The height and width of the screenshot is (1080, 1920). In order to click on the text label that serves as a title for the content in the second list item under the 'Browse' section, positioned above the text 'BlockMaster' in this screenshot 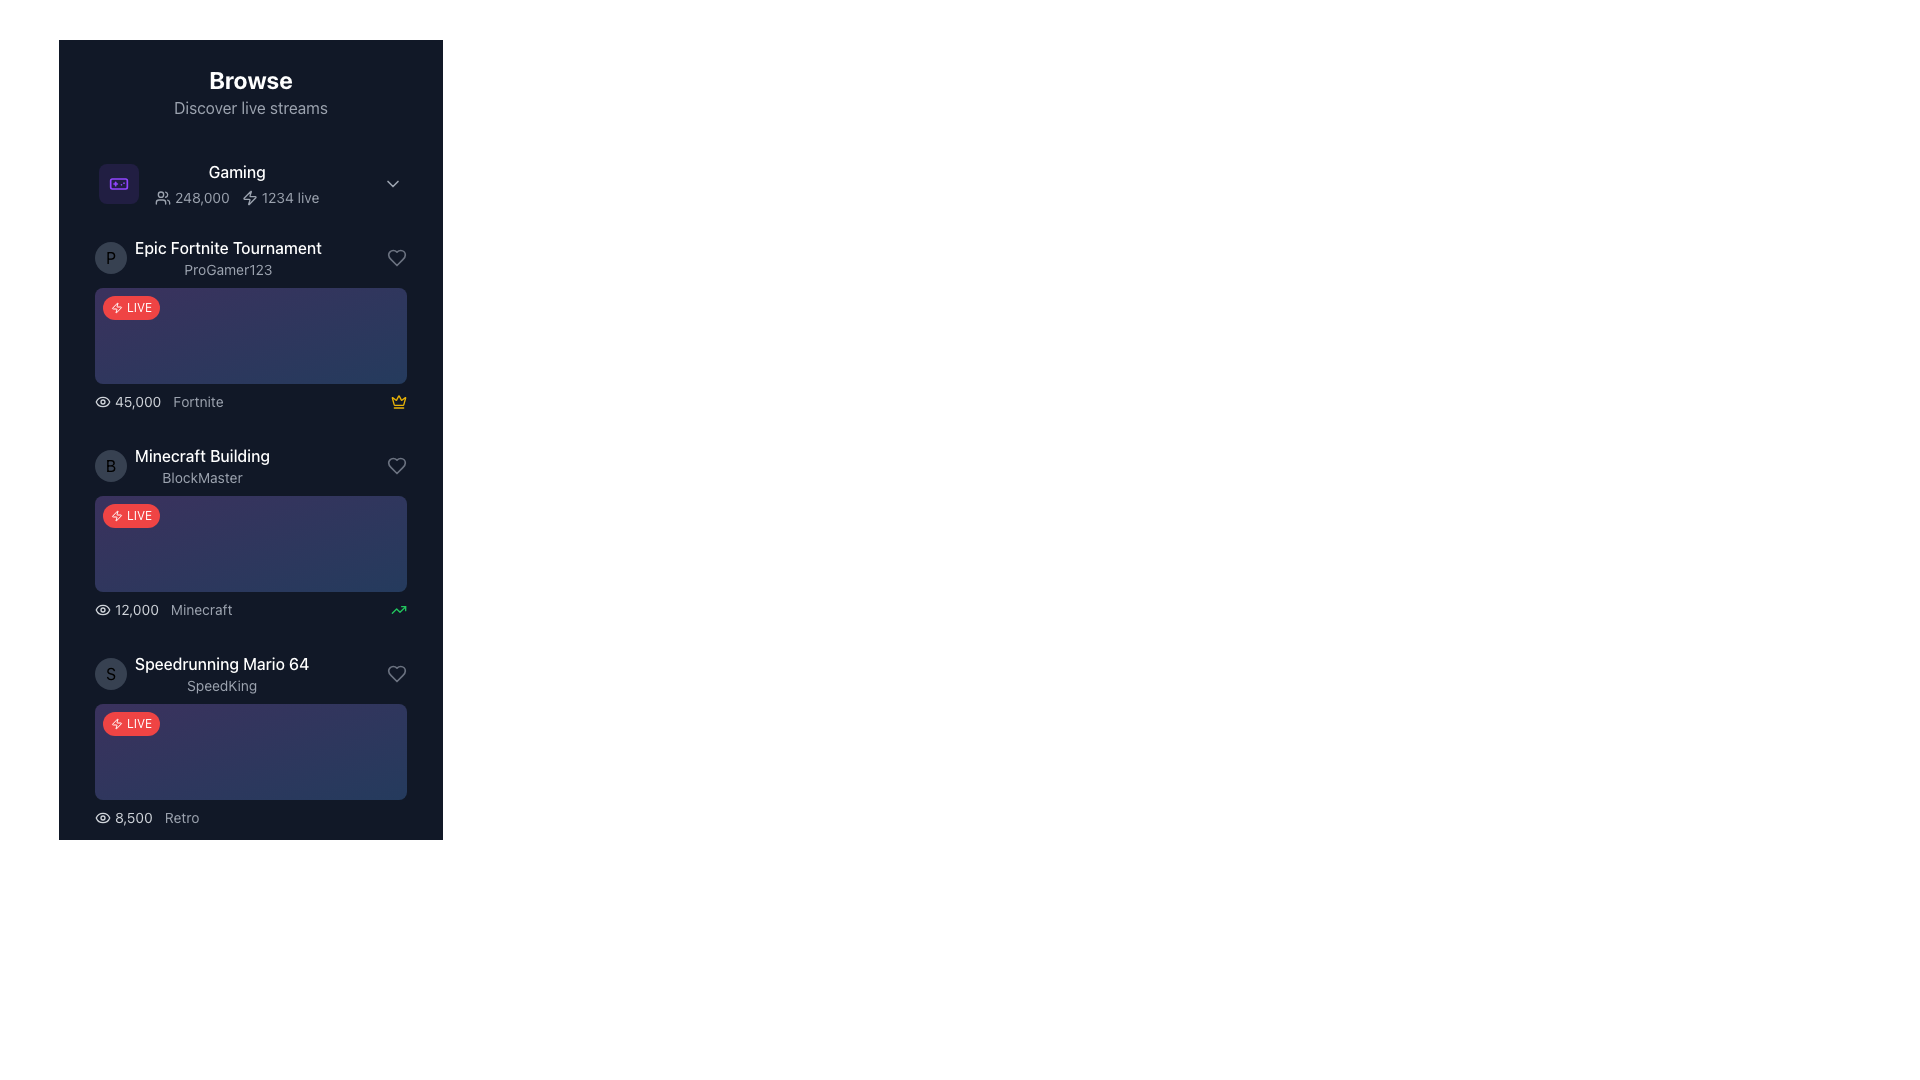, I will do `click(202, 455)`.